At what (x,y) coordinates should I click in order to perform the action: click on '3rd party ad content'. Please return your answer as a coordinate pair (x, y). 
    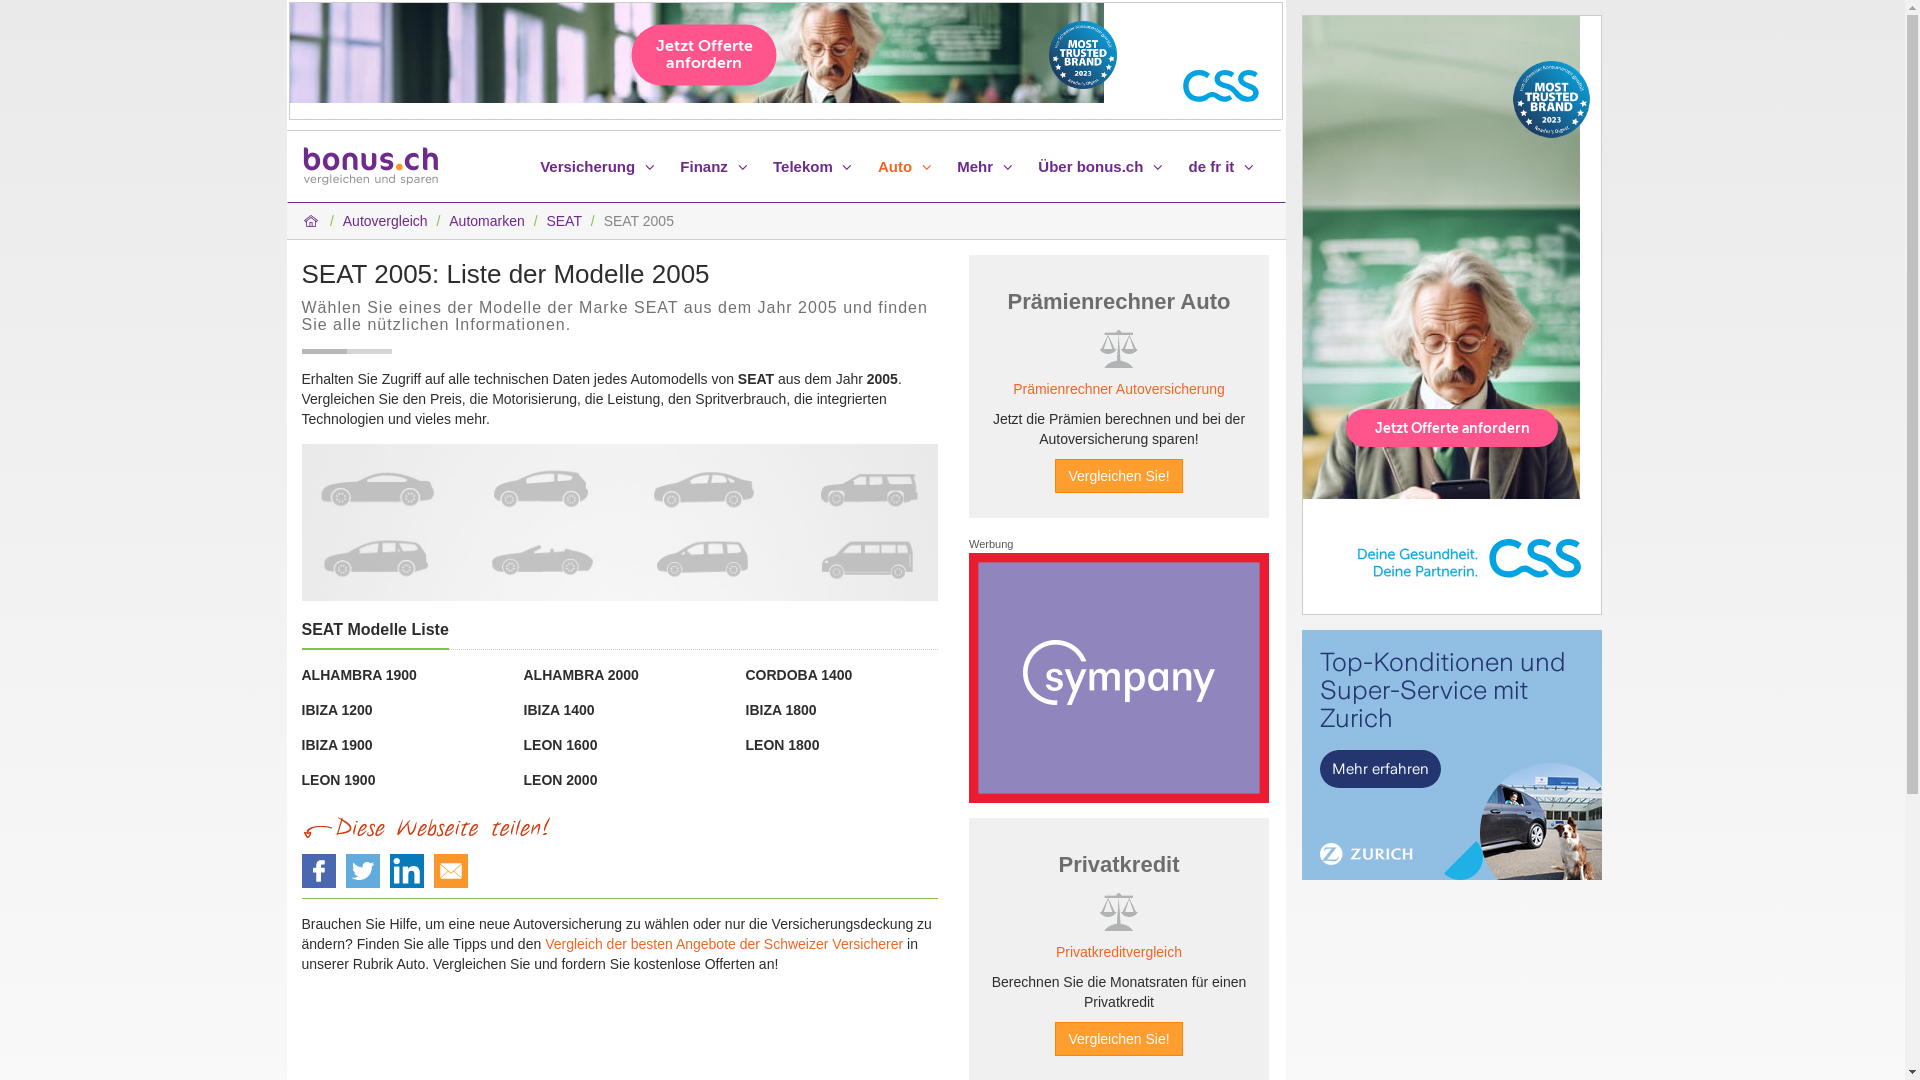
    Looking at the image, I should click on (1117, 677).